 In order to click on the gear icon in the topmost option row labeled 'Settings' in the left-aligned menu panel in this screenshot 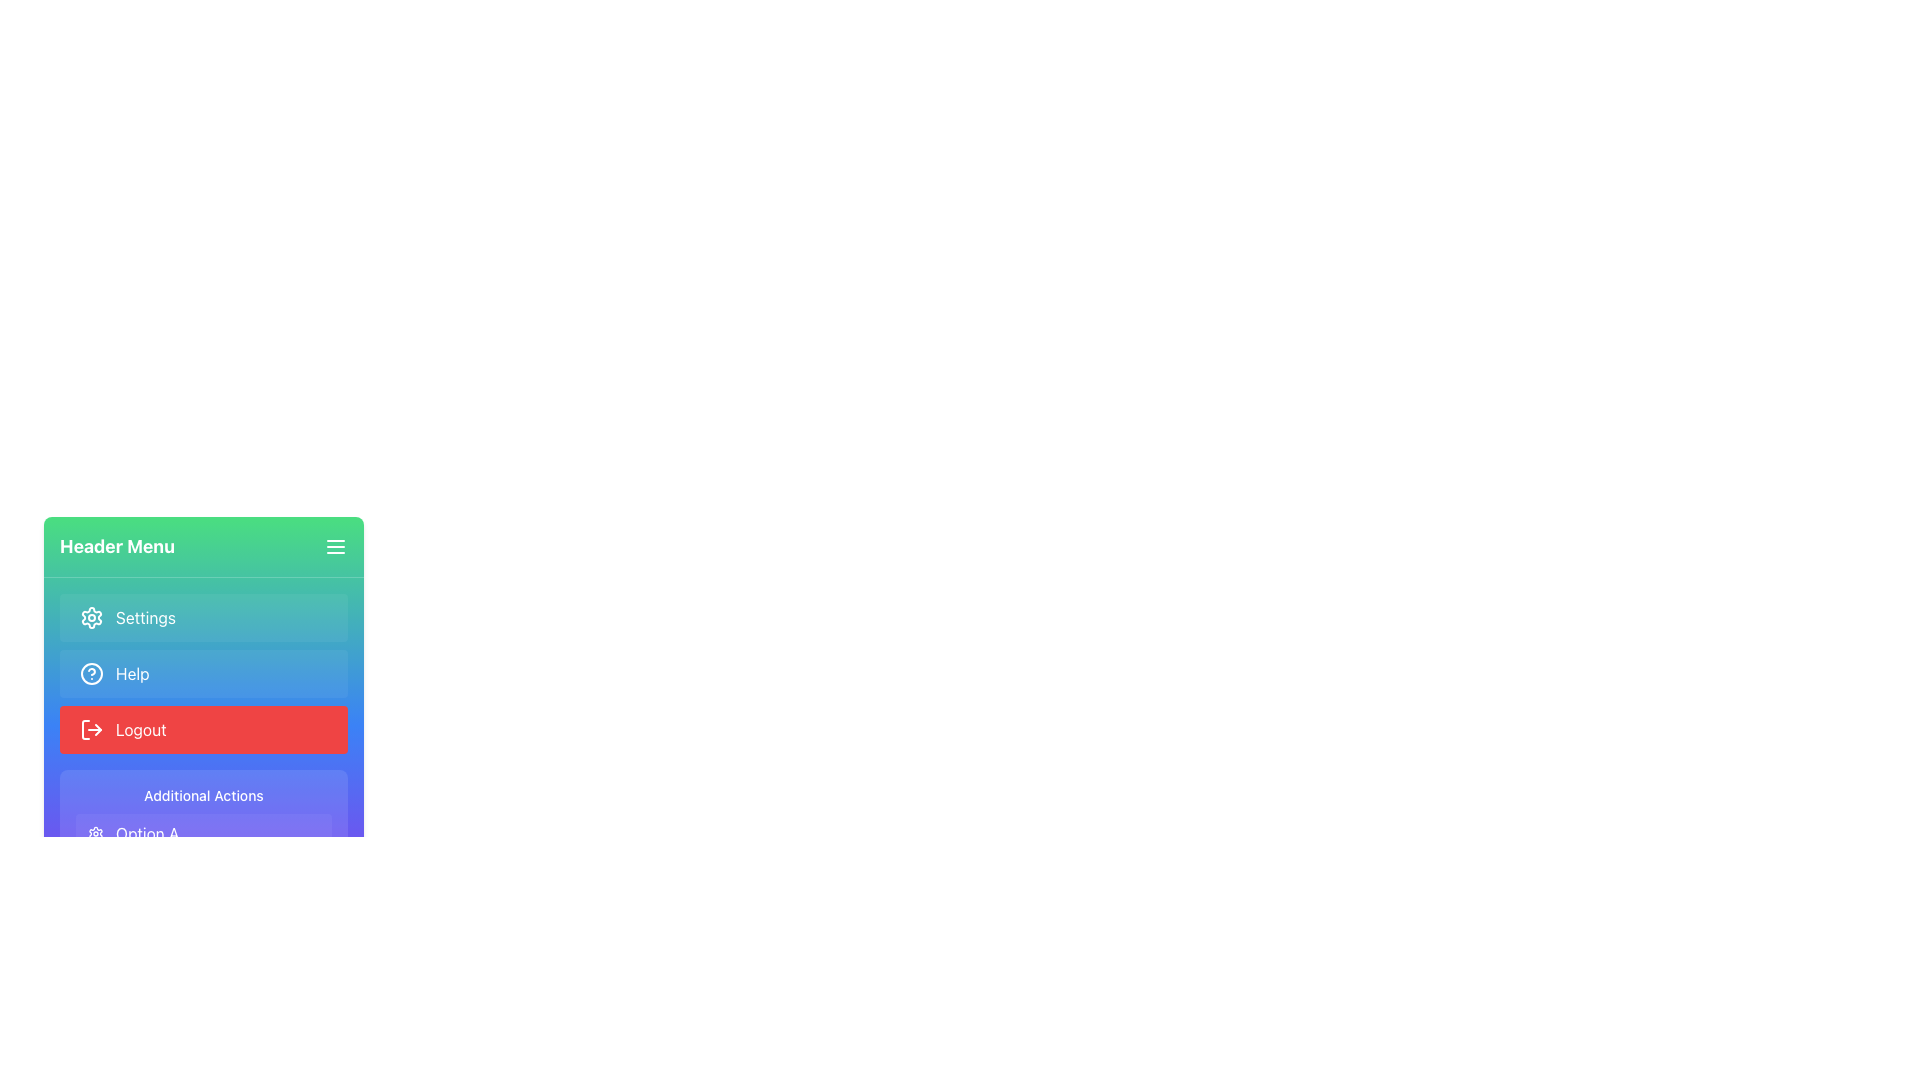, I will do `click(90, 616)`.